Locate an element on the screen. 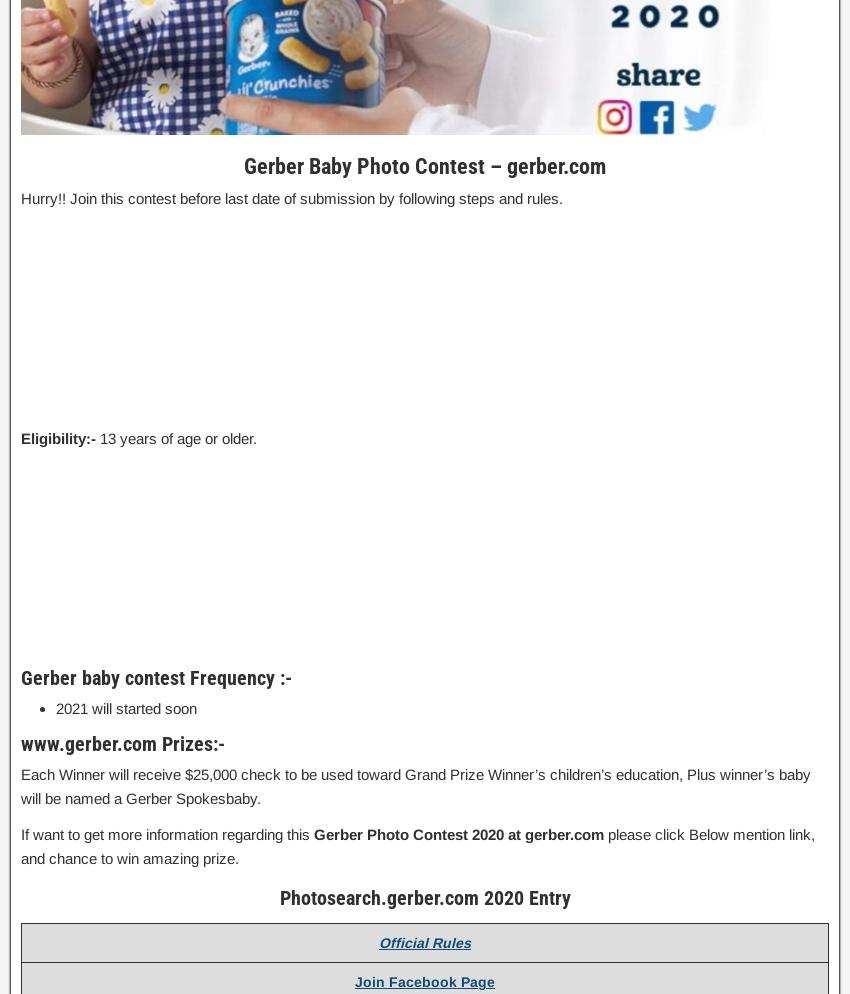 The width and height of the screenshot is (850, 994). 'Photosearch.gerber.com' is located at coordinates (377, 895).